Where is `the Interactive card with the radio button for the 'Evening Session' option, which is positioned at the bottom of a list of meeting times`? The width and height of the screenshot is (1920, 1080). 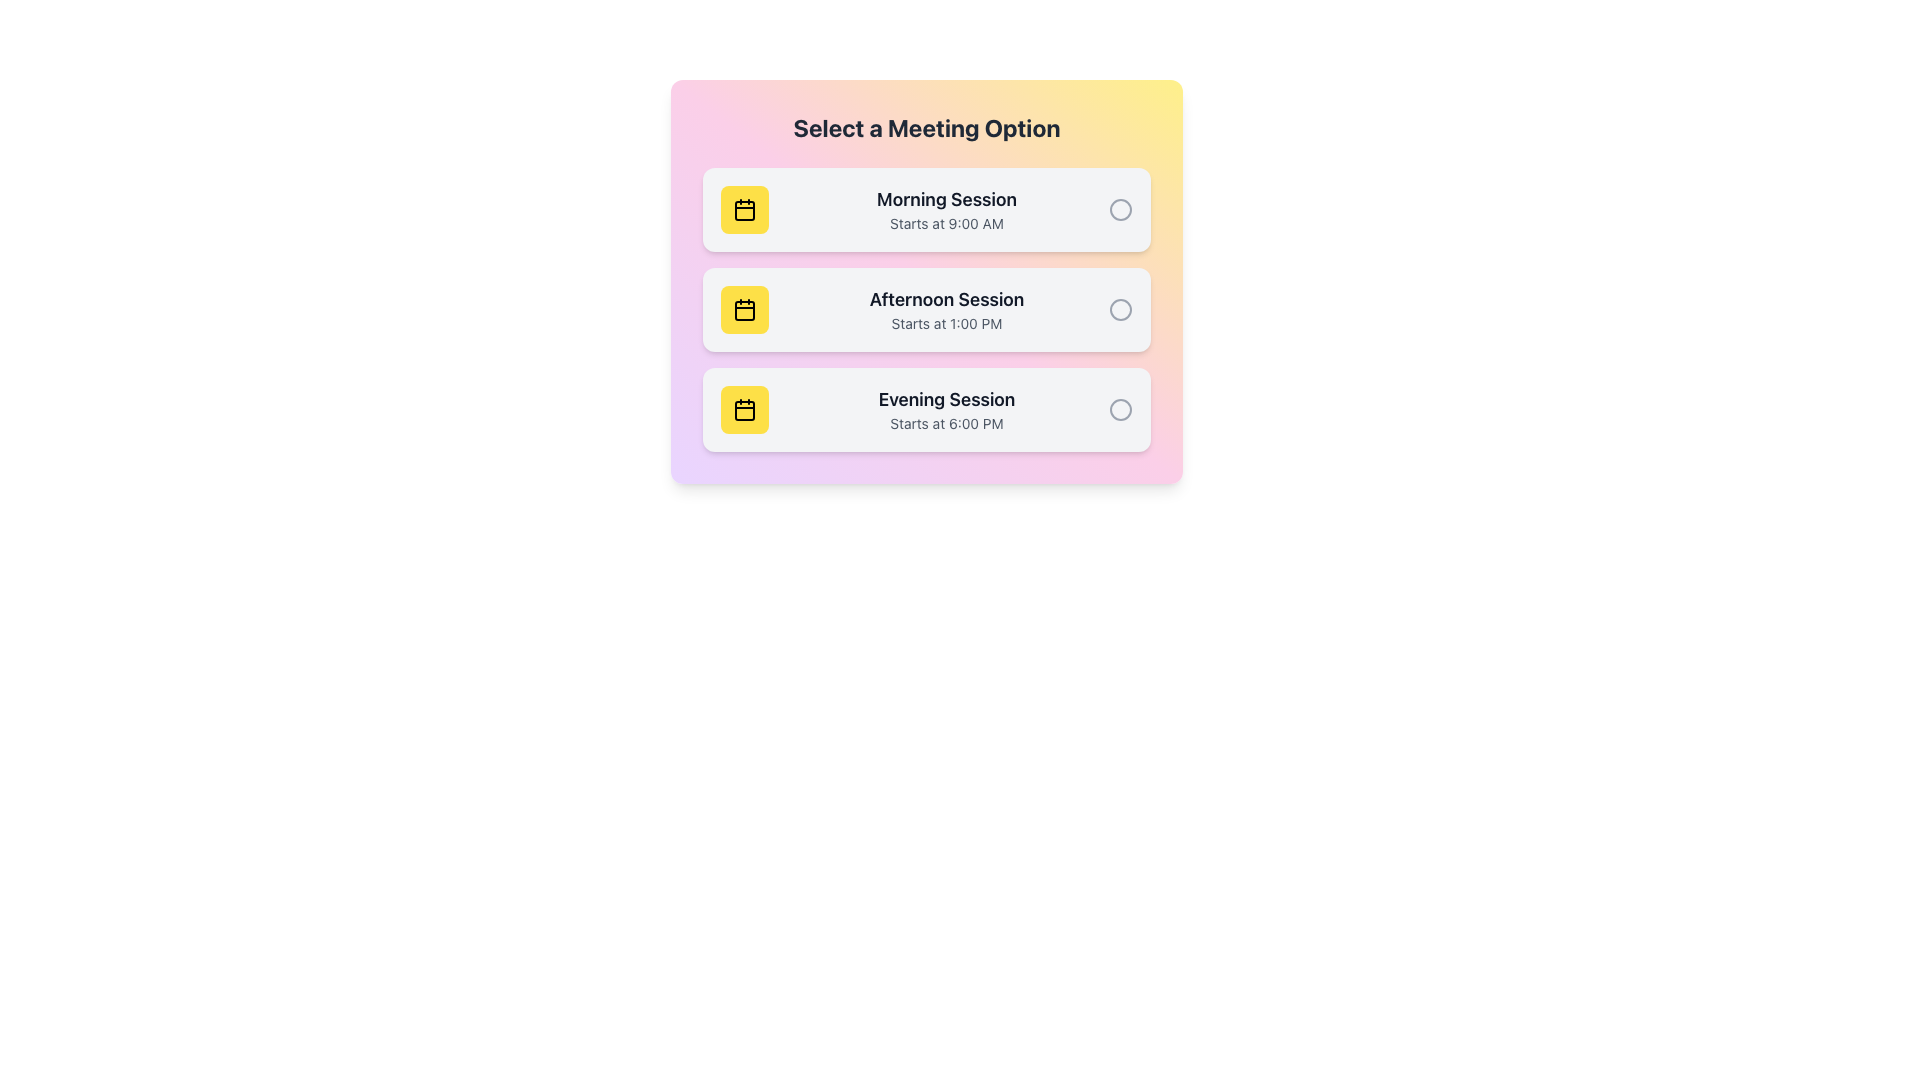 the Interactive card with the radio button for the 'Evening Session' option, which is positioned at the bottom of a list of meeting times is located at coordinates (925, 408).